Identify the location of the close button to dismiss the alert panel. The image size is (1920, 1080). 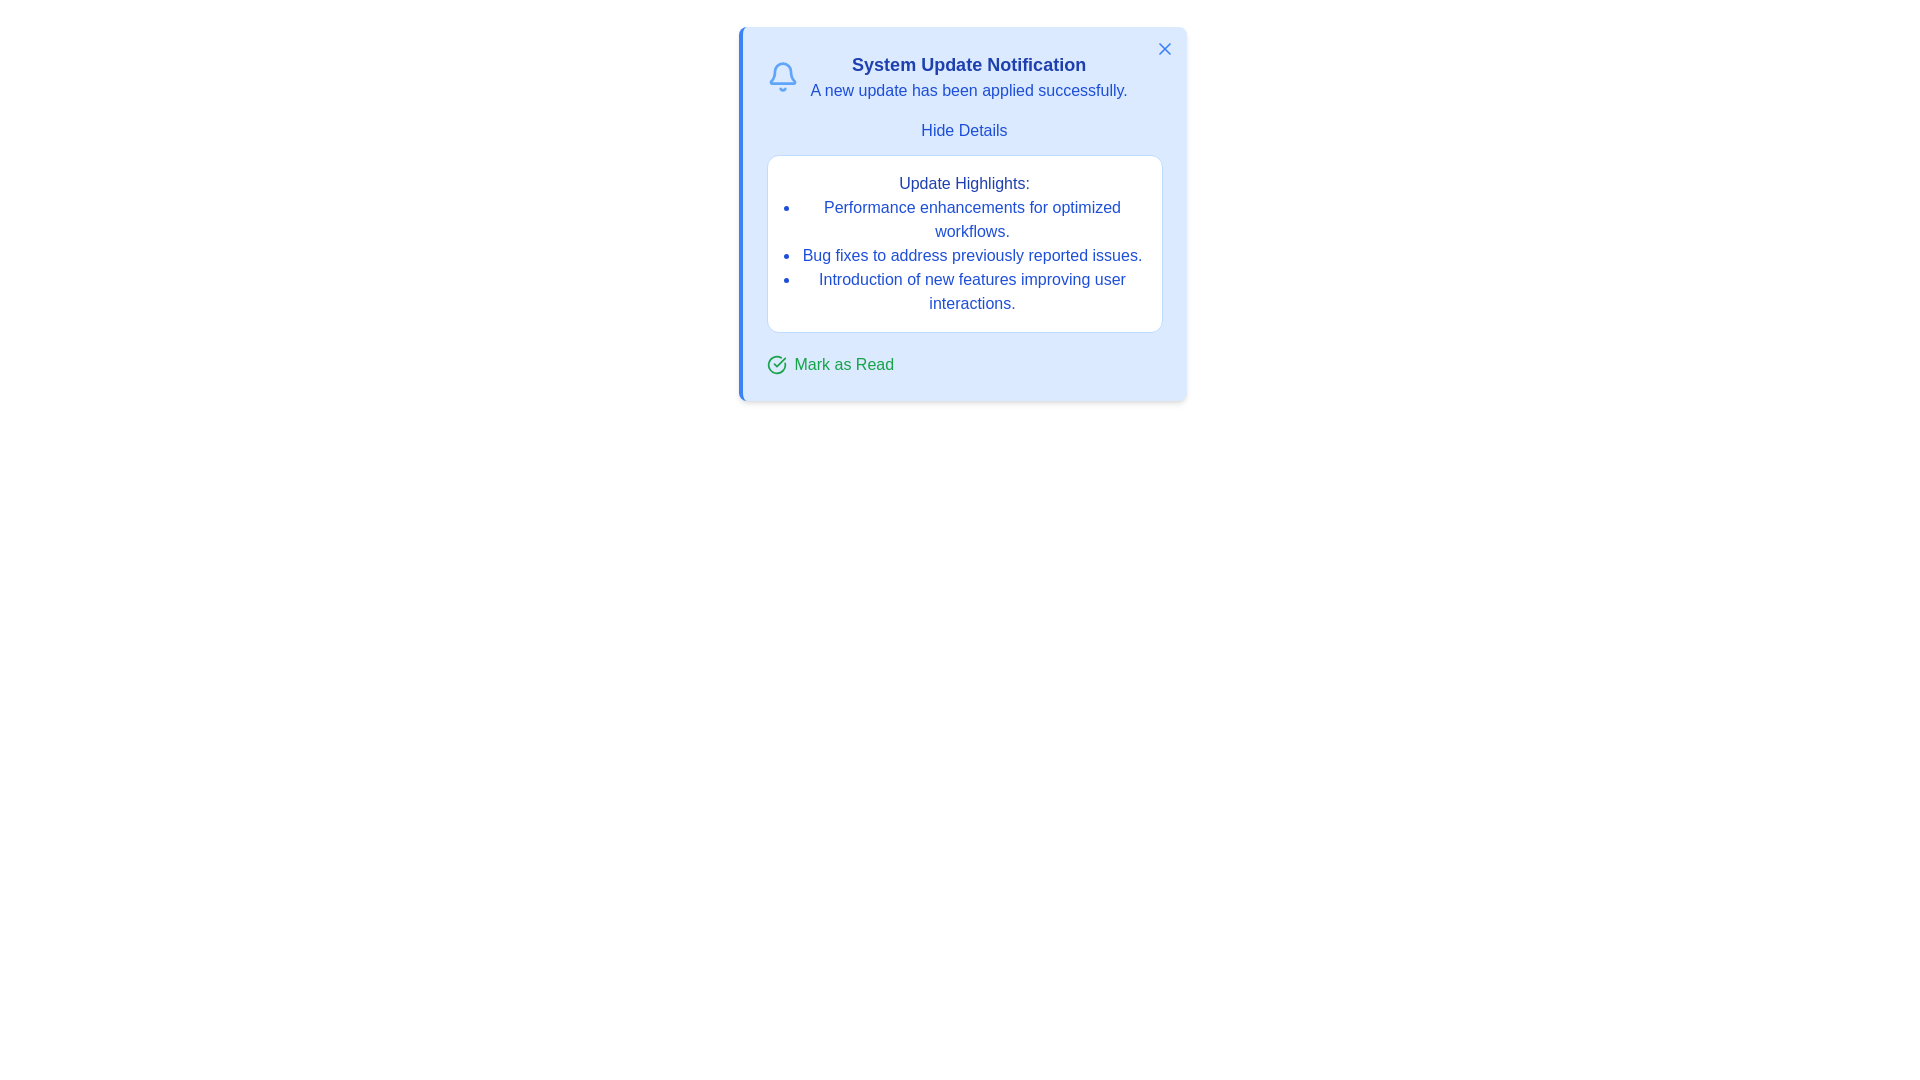
(1164, 48).